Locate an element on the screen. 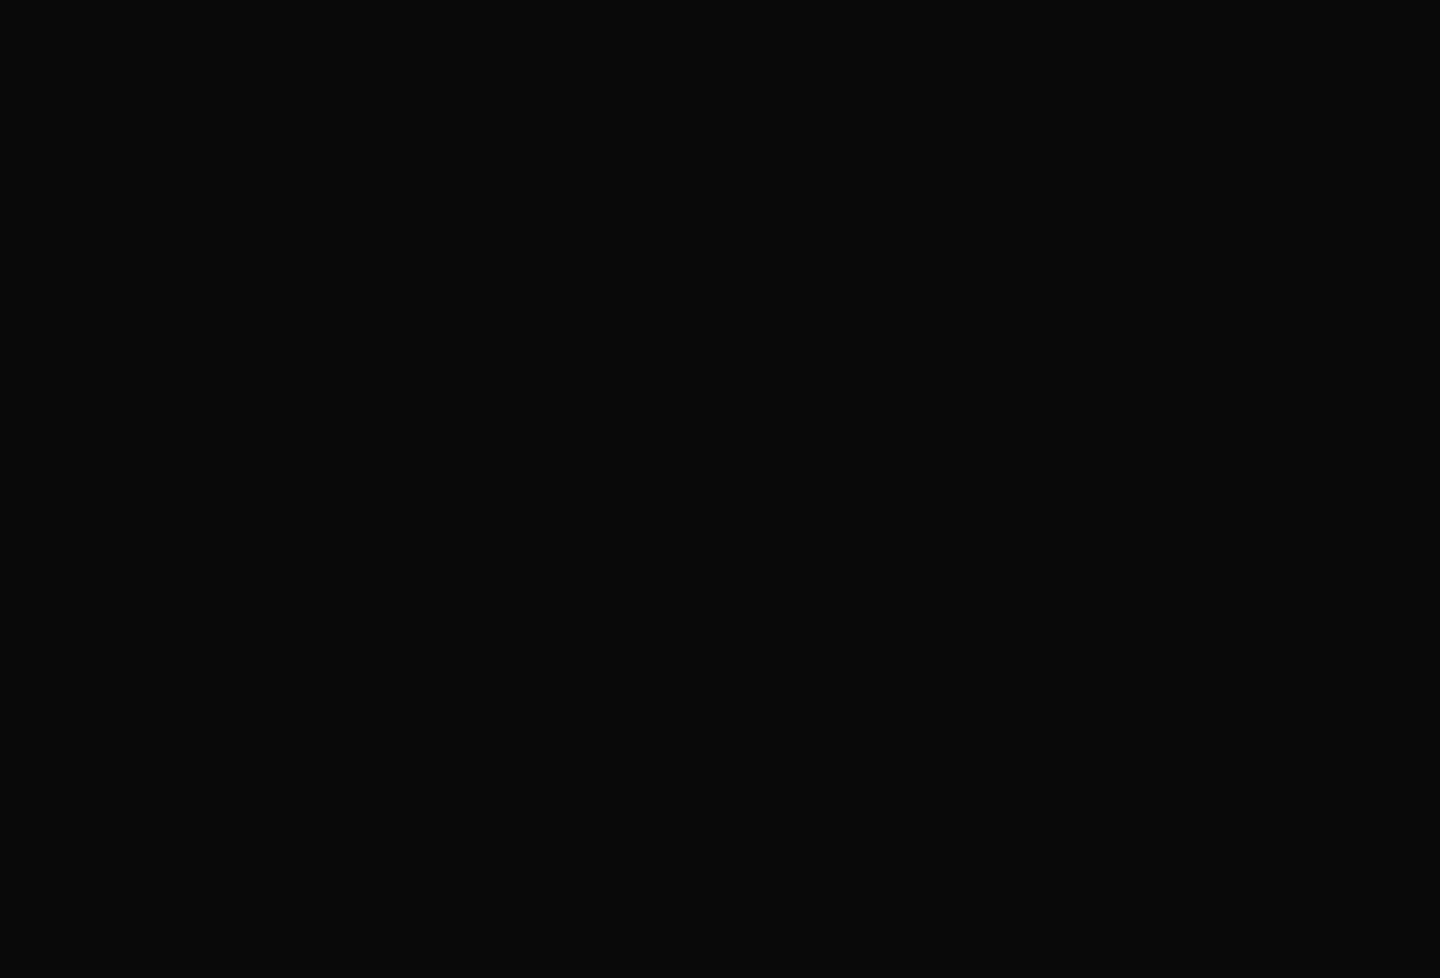 The width and height of the screenshot is (1440, 978). 'Palace Theatre' is located at coordinates (1022, 19).